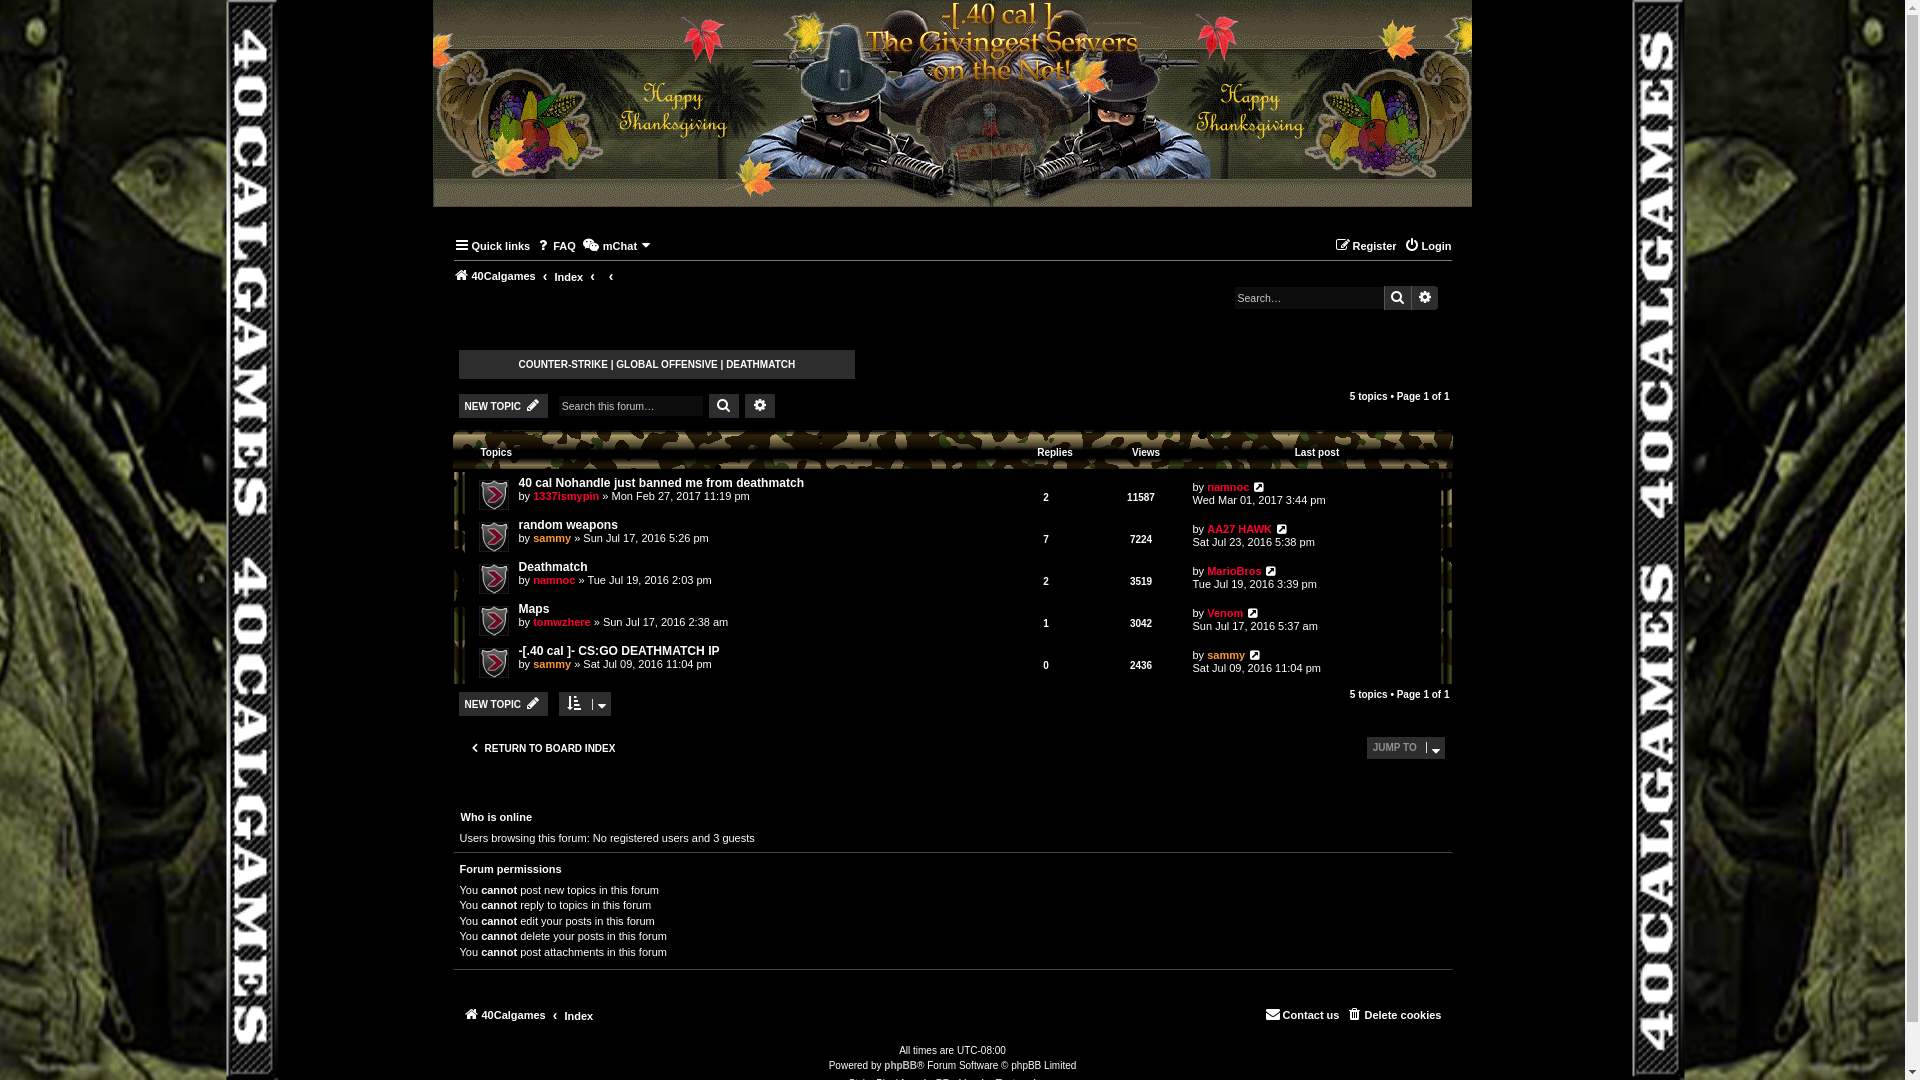 This screenshot has height=1080, width=1920. I want to click on 'Deathmatch', so click(518, 567).